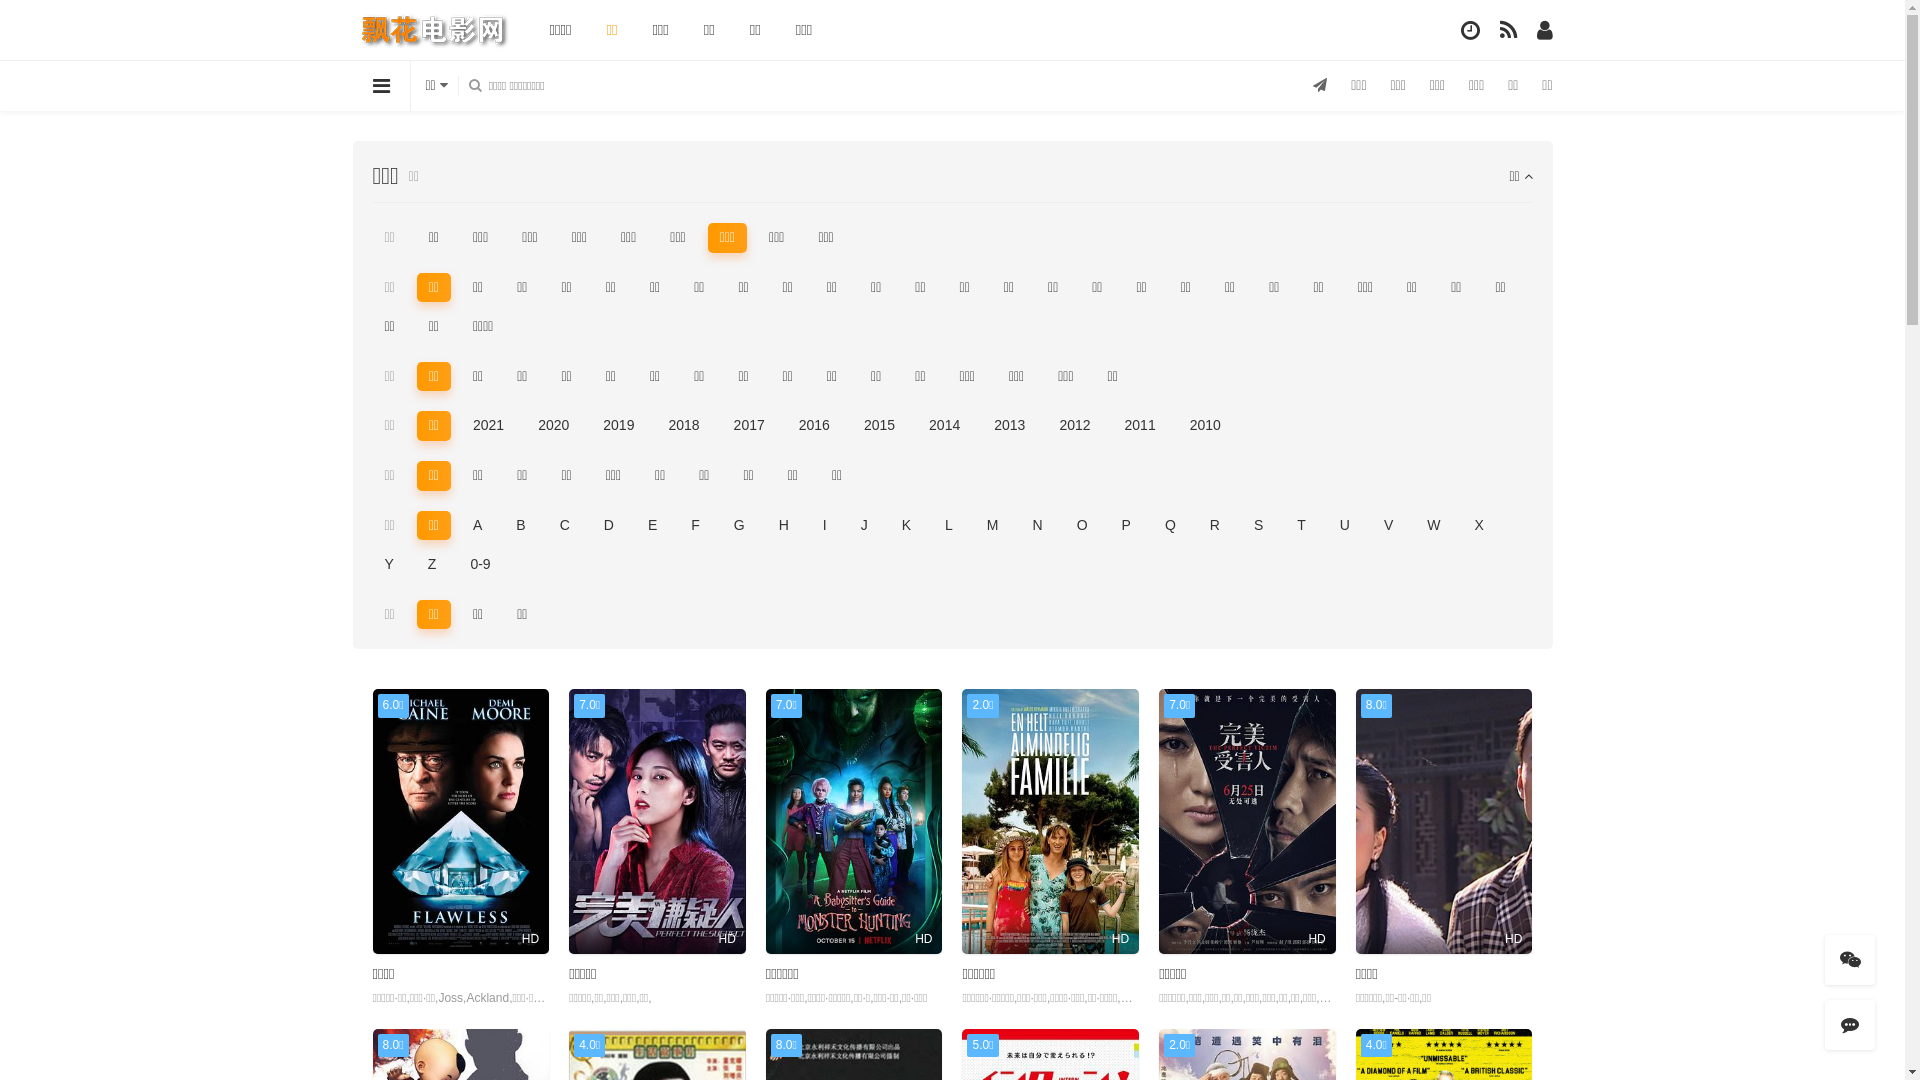 This screenshot has height=1080, width=1920. I want to click on '2020', so click(553, 424).